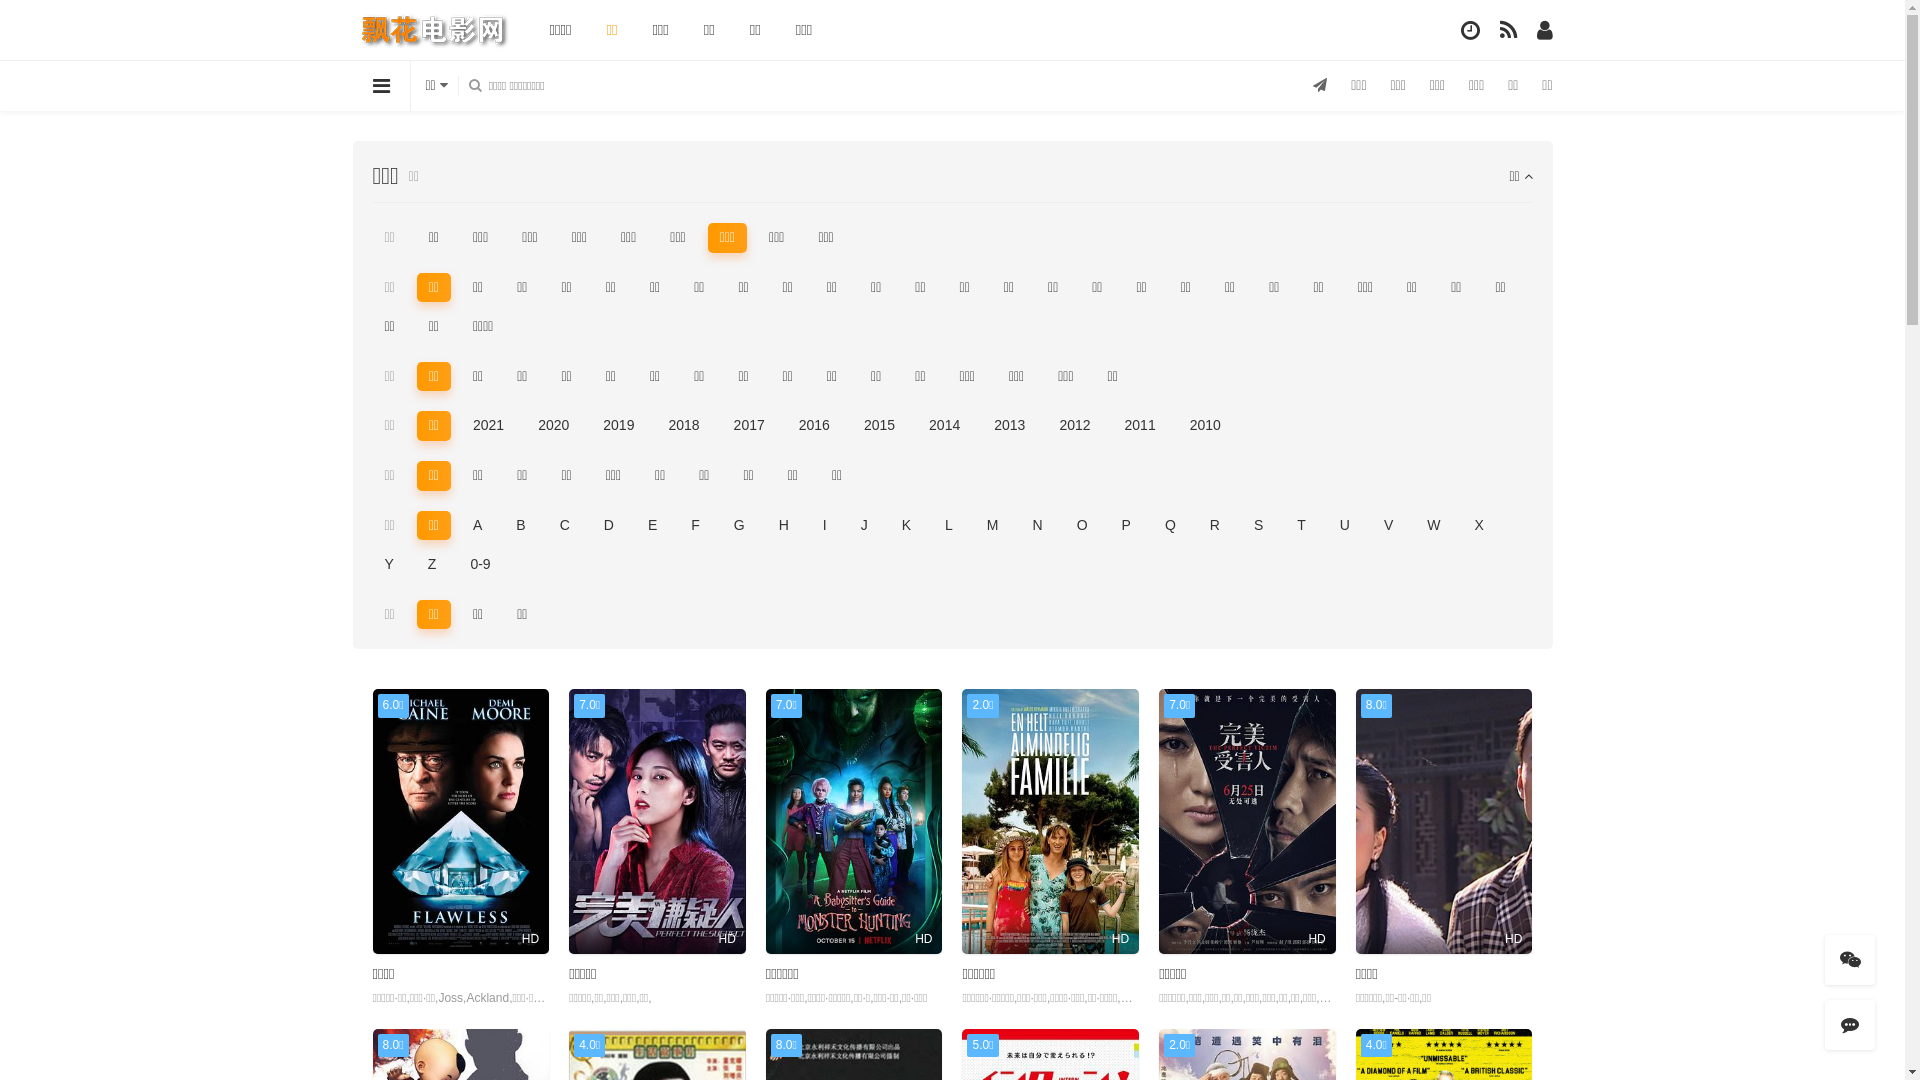 This screenshot has height=1080, width=1920. I want to click on '2020', so click(553, 424).